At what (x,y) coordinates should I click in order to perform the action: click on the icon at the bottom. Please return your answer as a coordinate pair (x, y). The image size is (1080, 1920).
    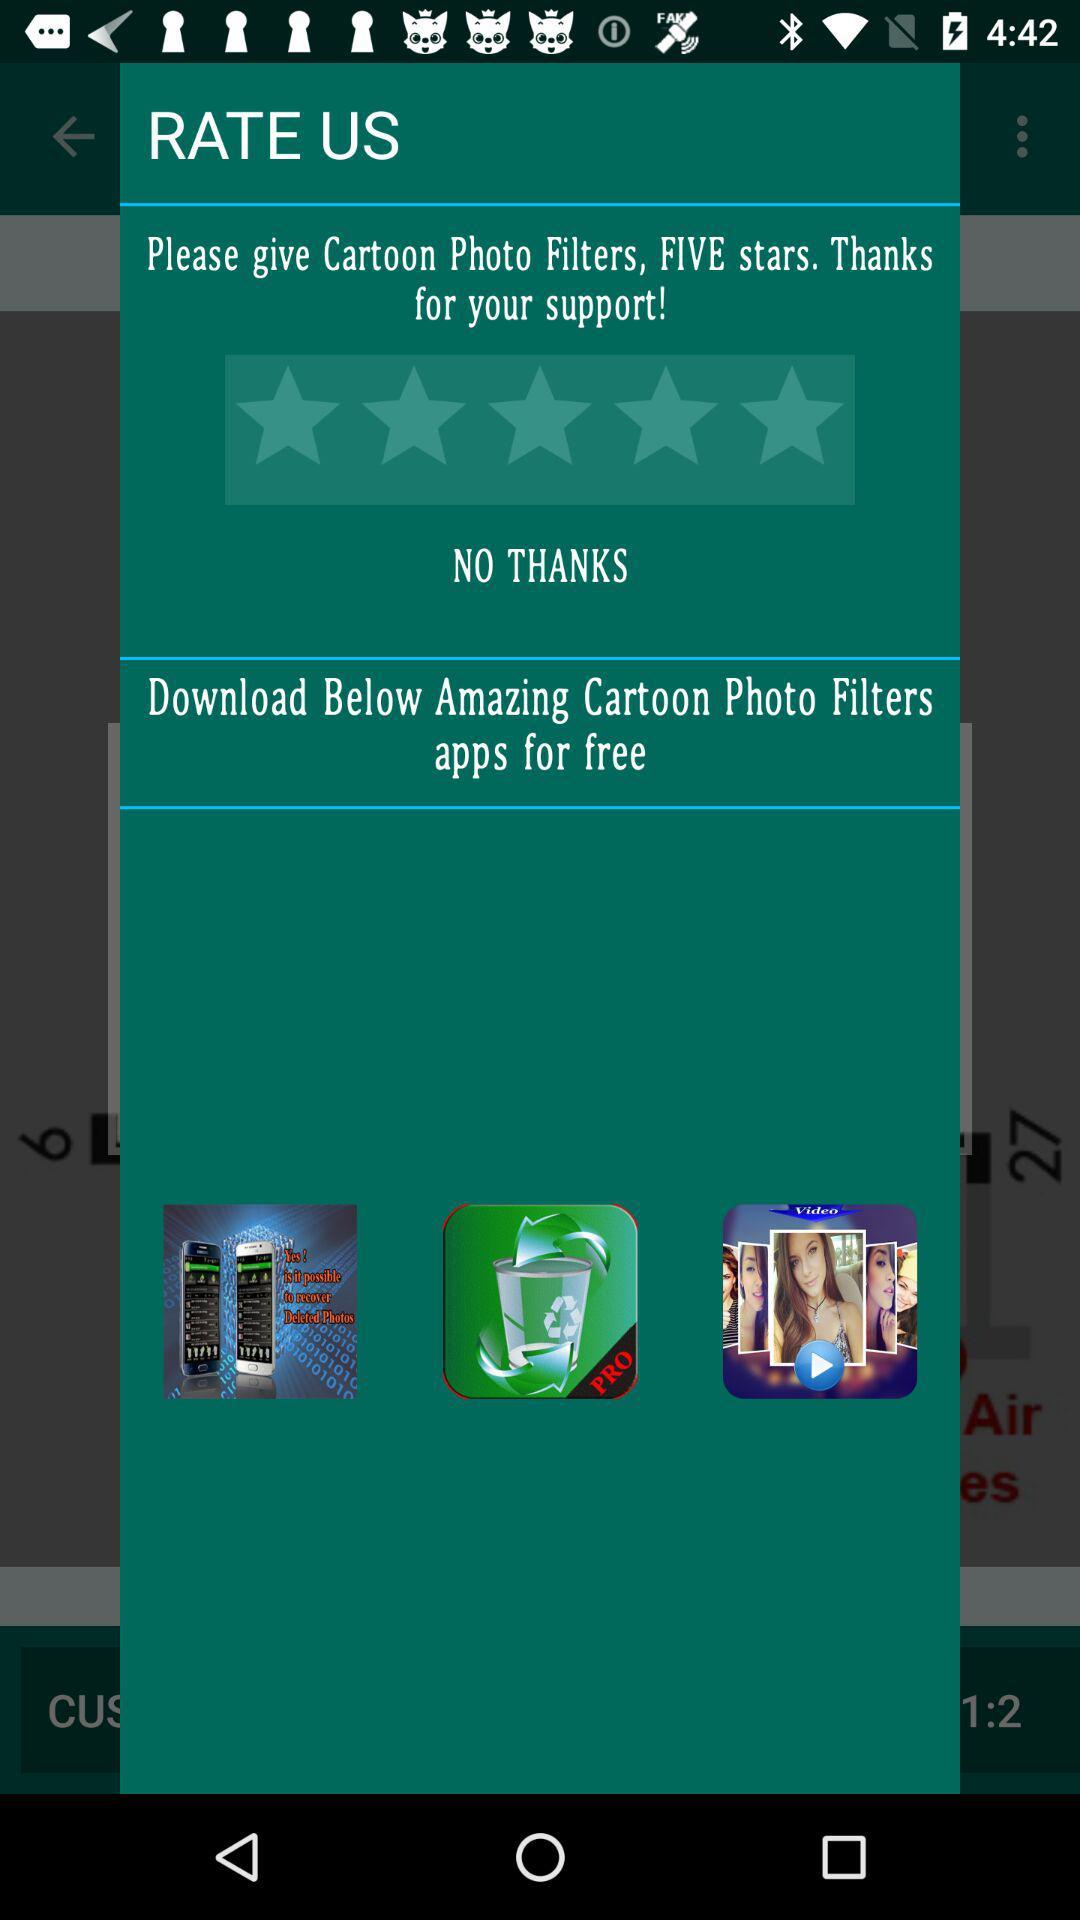
    Looking at the image, I should click on (540, 1301).